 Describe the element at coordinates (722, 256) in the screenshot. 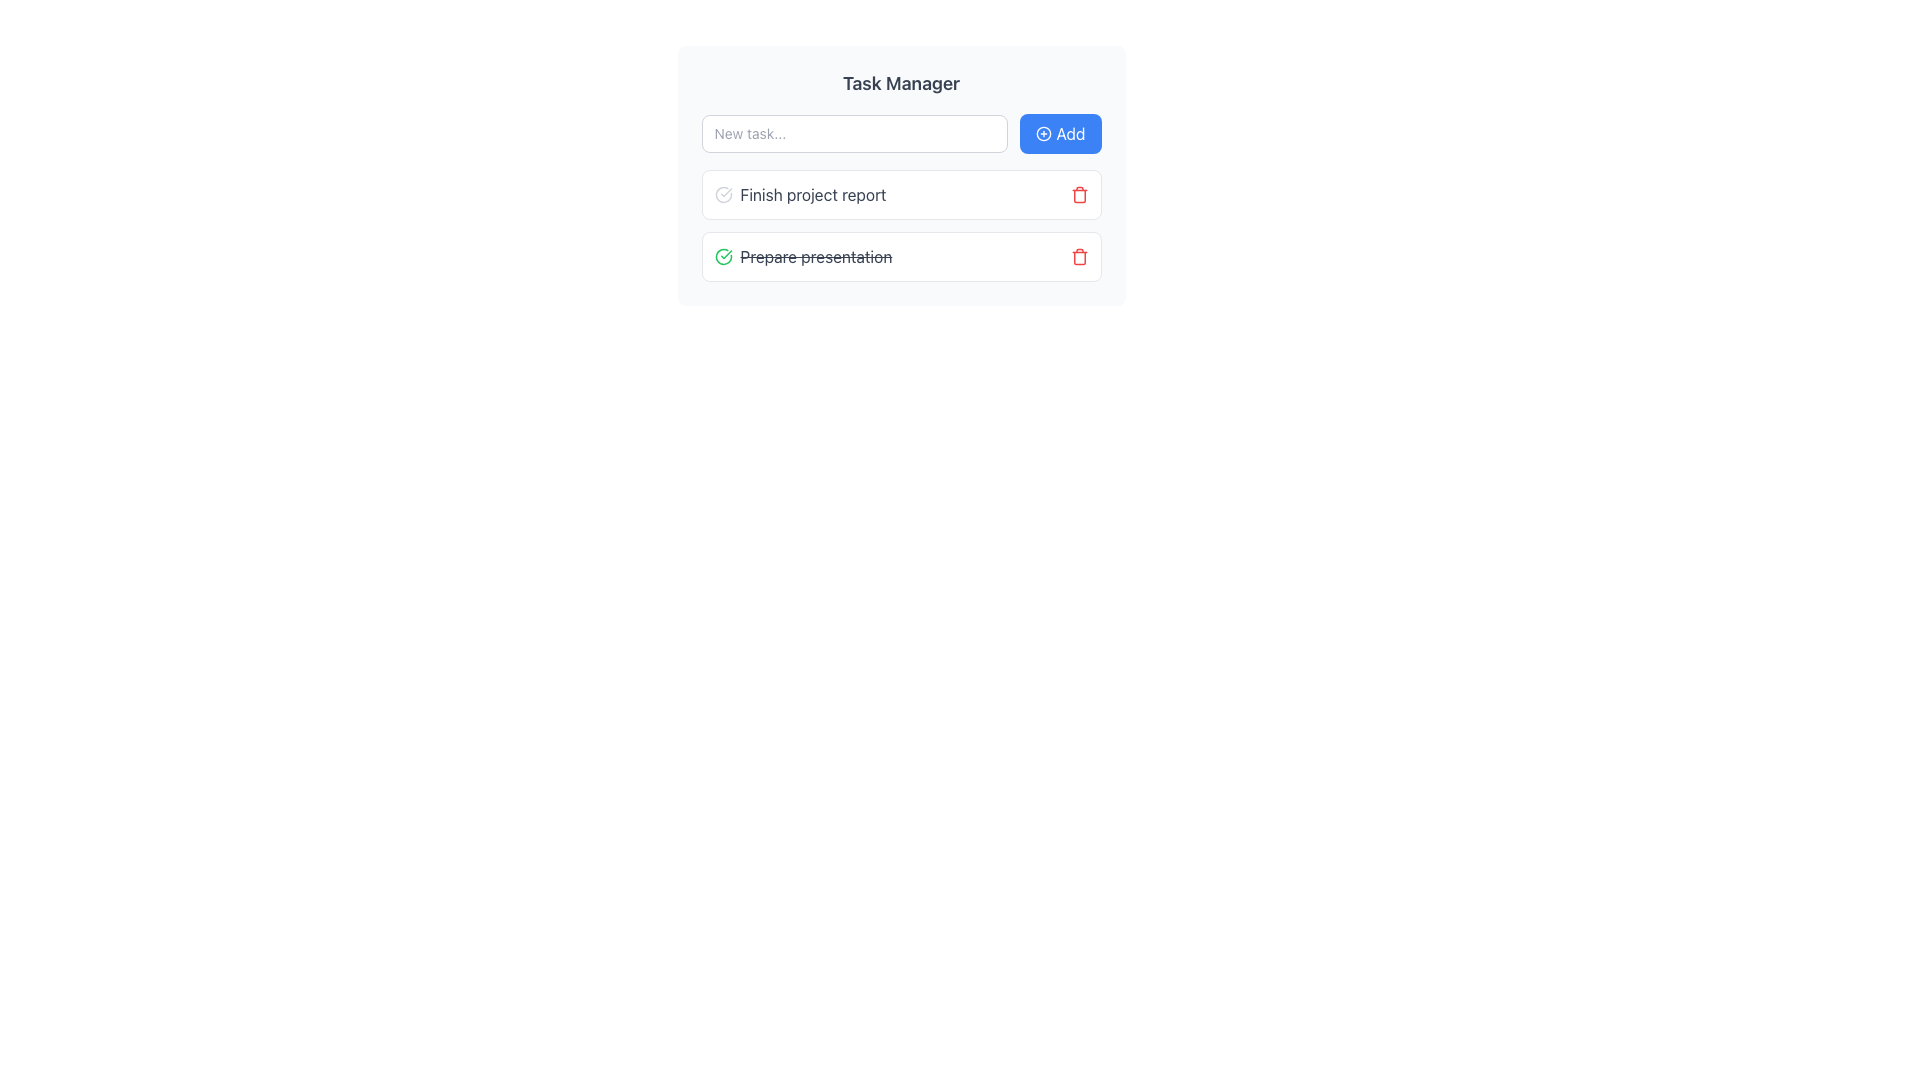

I see `the green circle icon with a checkmark located to the left of the text 'Prepare presentation' in the 'Task Manager' list of tasks` at that location.